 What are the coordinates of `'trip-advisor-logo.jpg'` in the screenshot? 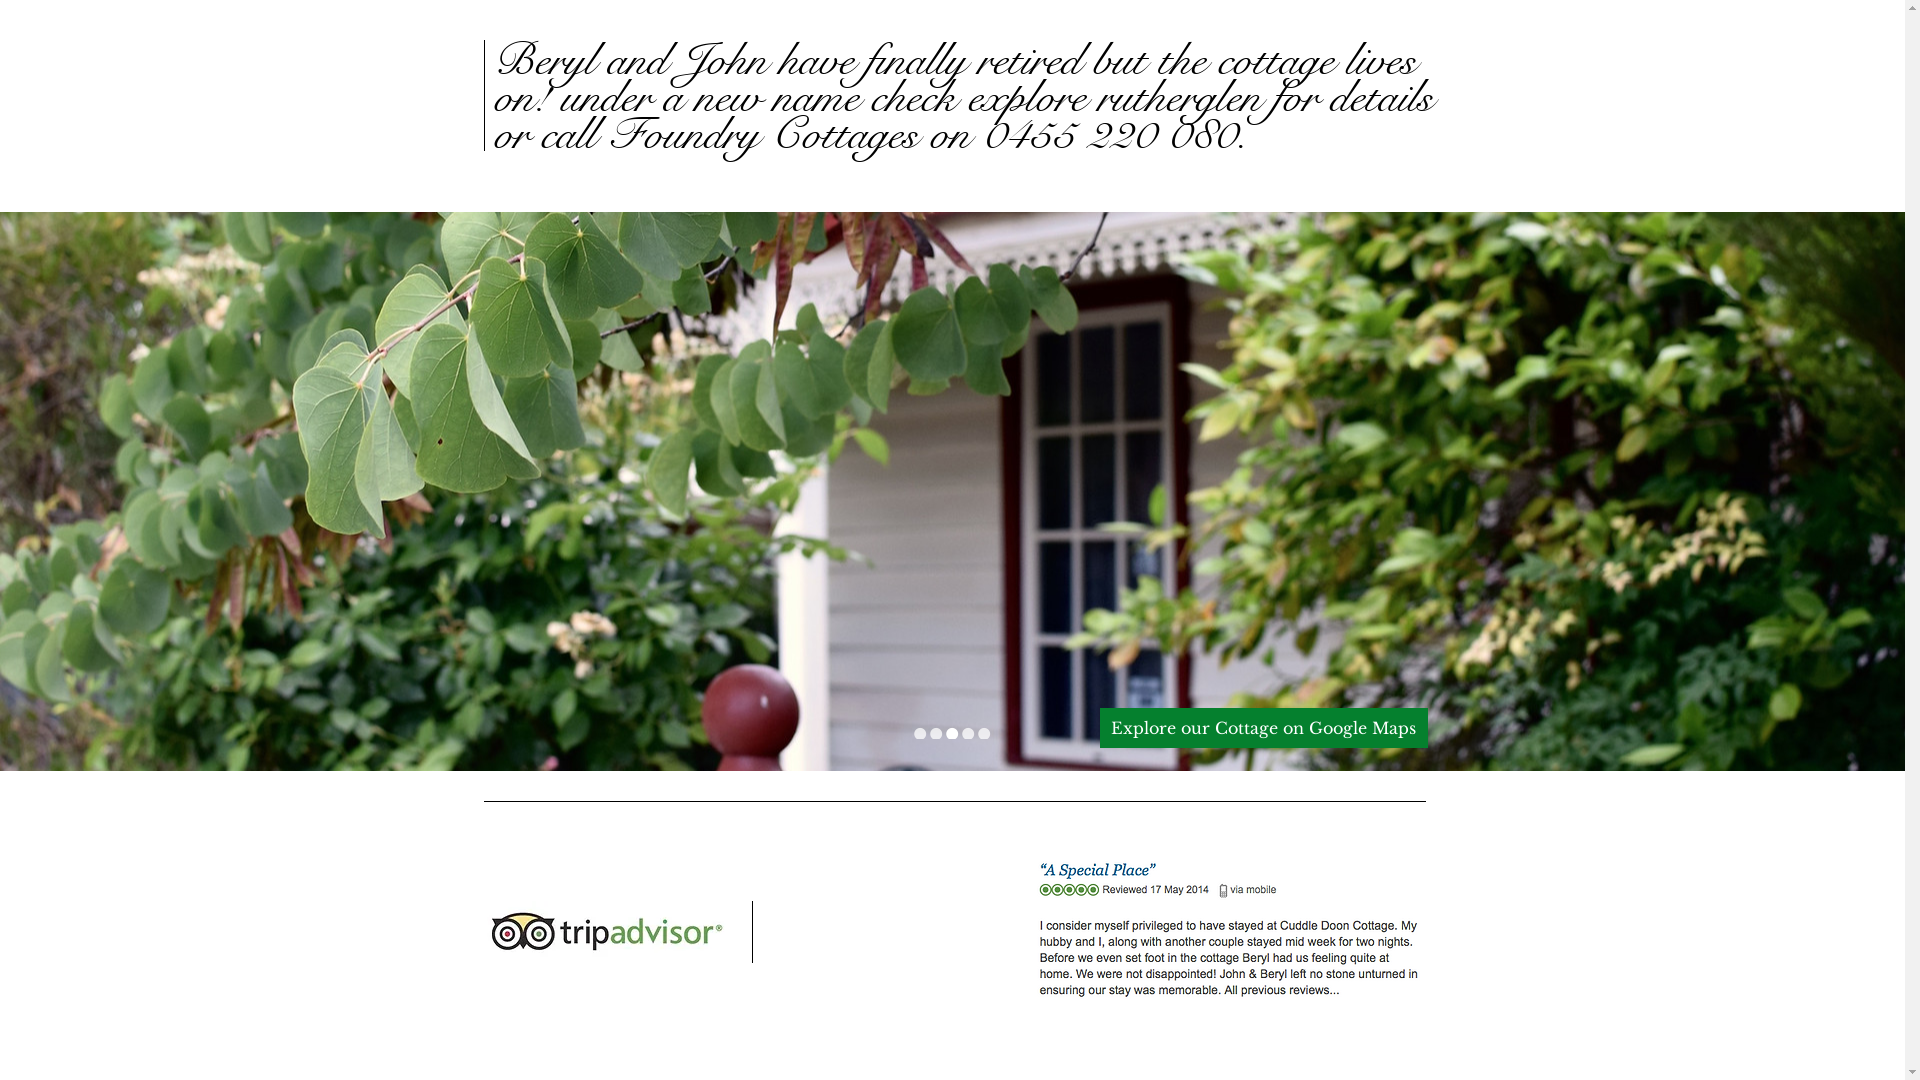 It's located at (606, 932).